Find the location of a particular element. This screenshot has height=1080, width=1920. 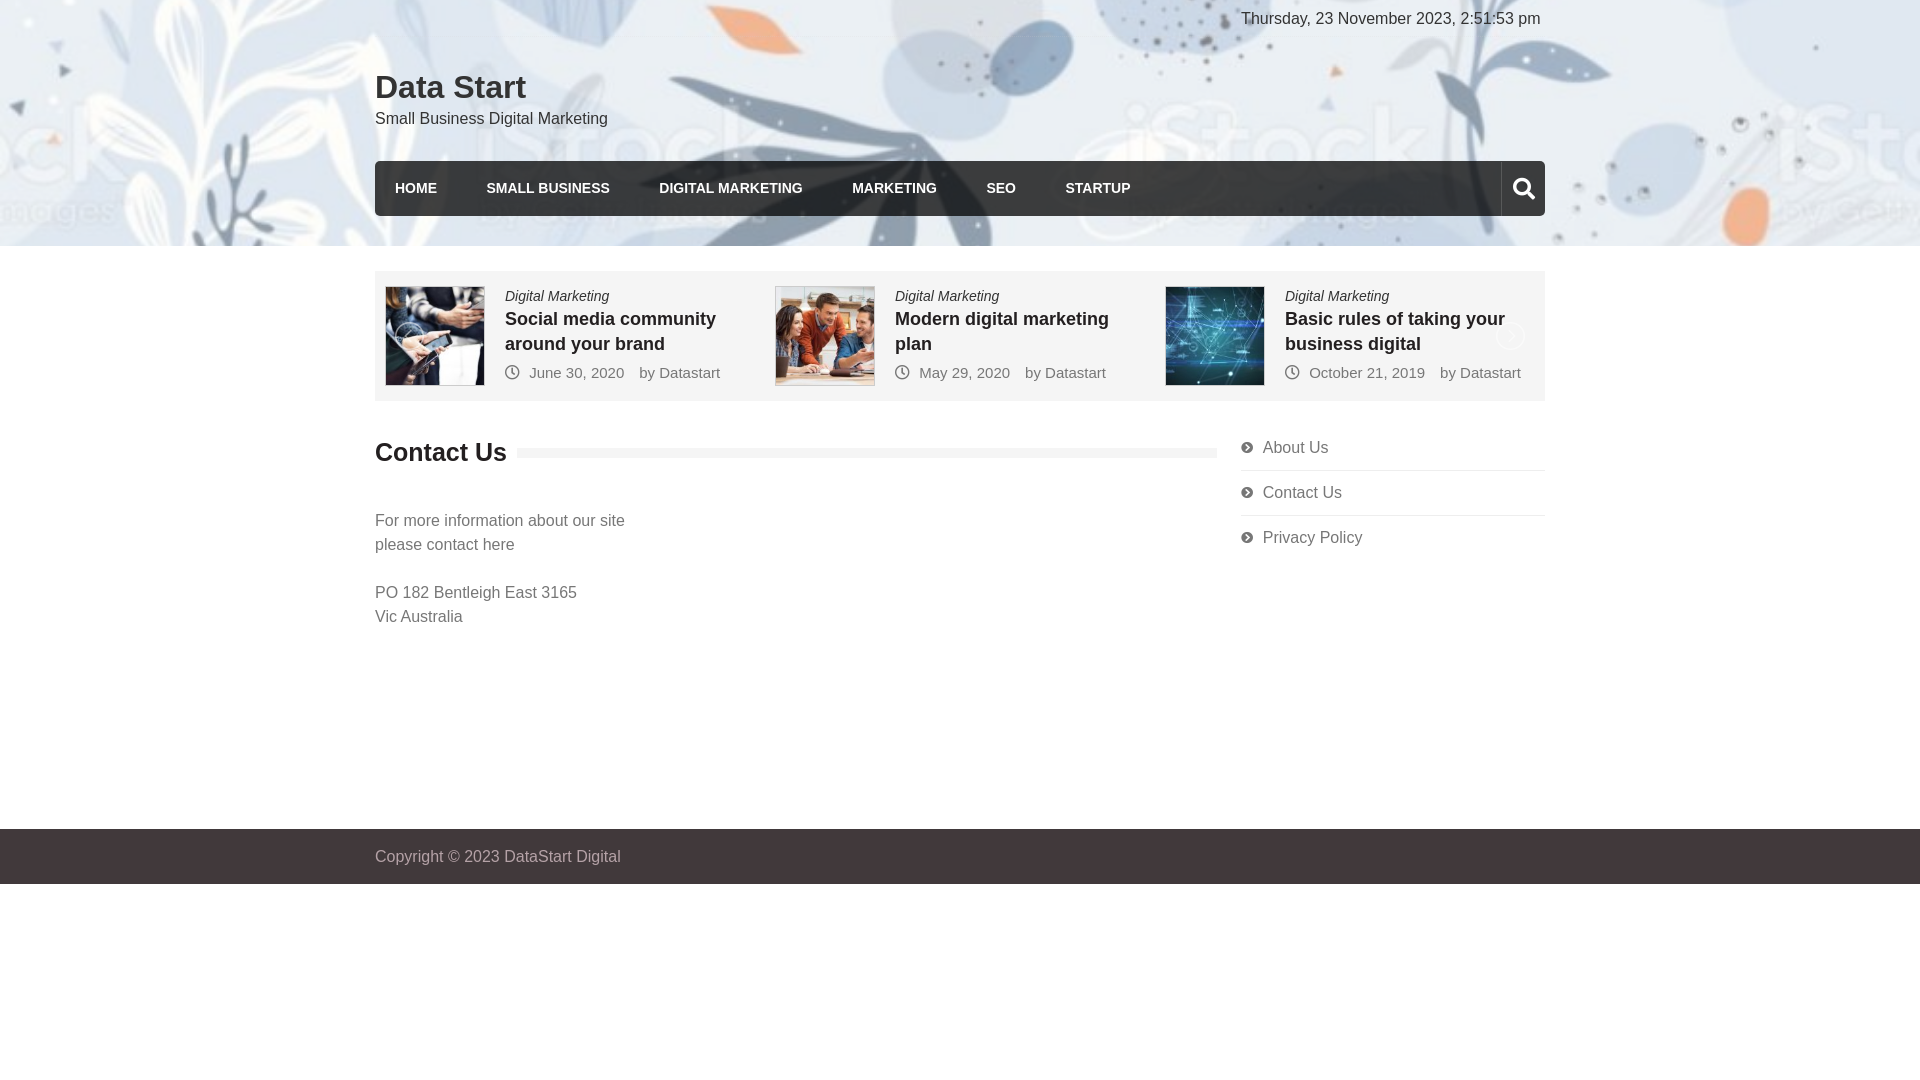

'SMALL BUSINESS' is located at coordinates (547, 188).